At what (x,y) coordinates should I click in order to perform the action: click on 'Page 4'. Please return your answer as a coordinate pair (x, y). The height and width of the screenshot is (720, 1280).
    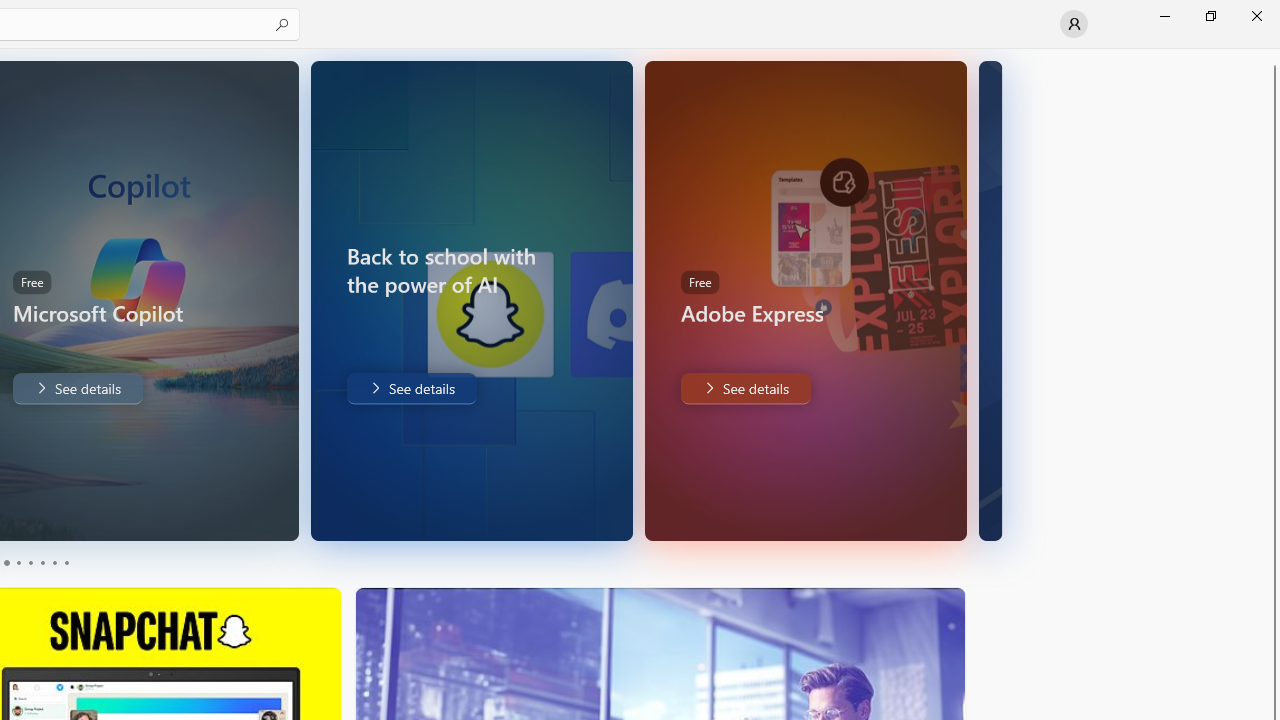
    Looking at the image, I should click on (42, 563).